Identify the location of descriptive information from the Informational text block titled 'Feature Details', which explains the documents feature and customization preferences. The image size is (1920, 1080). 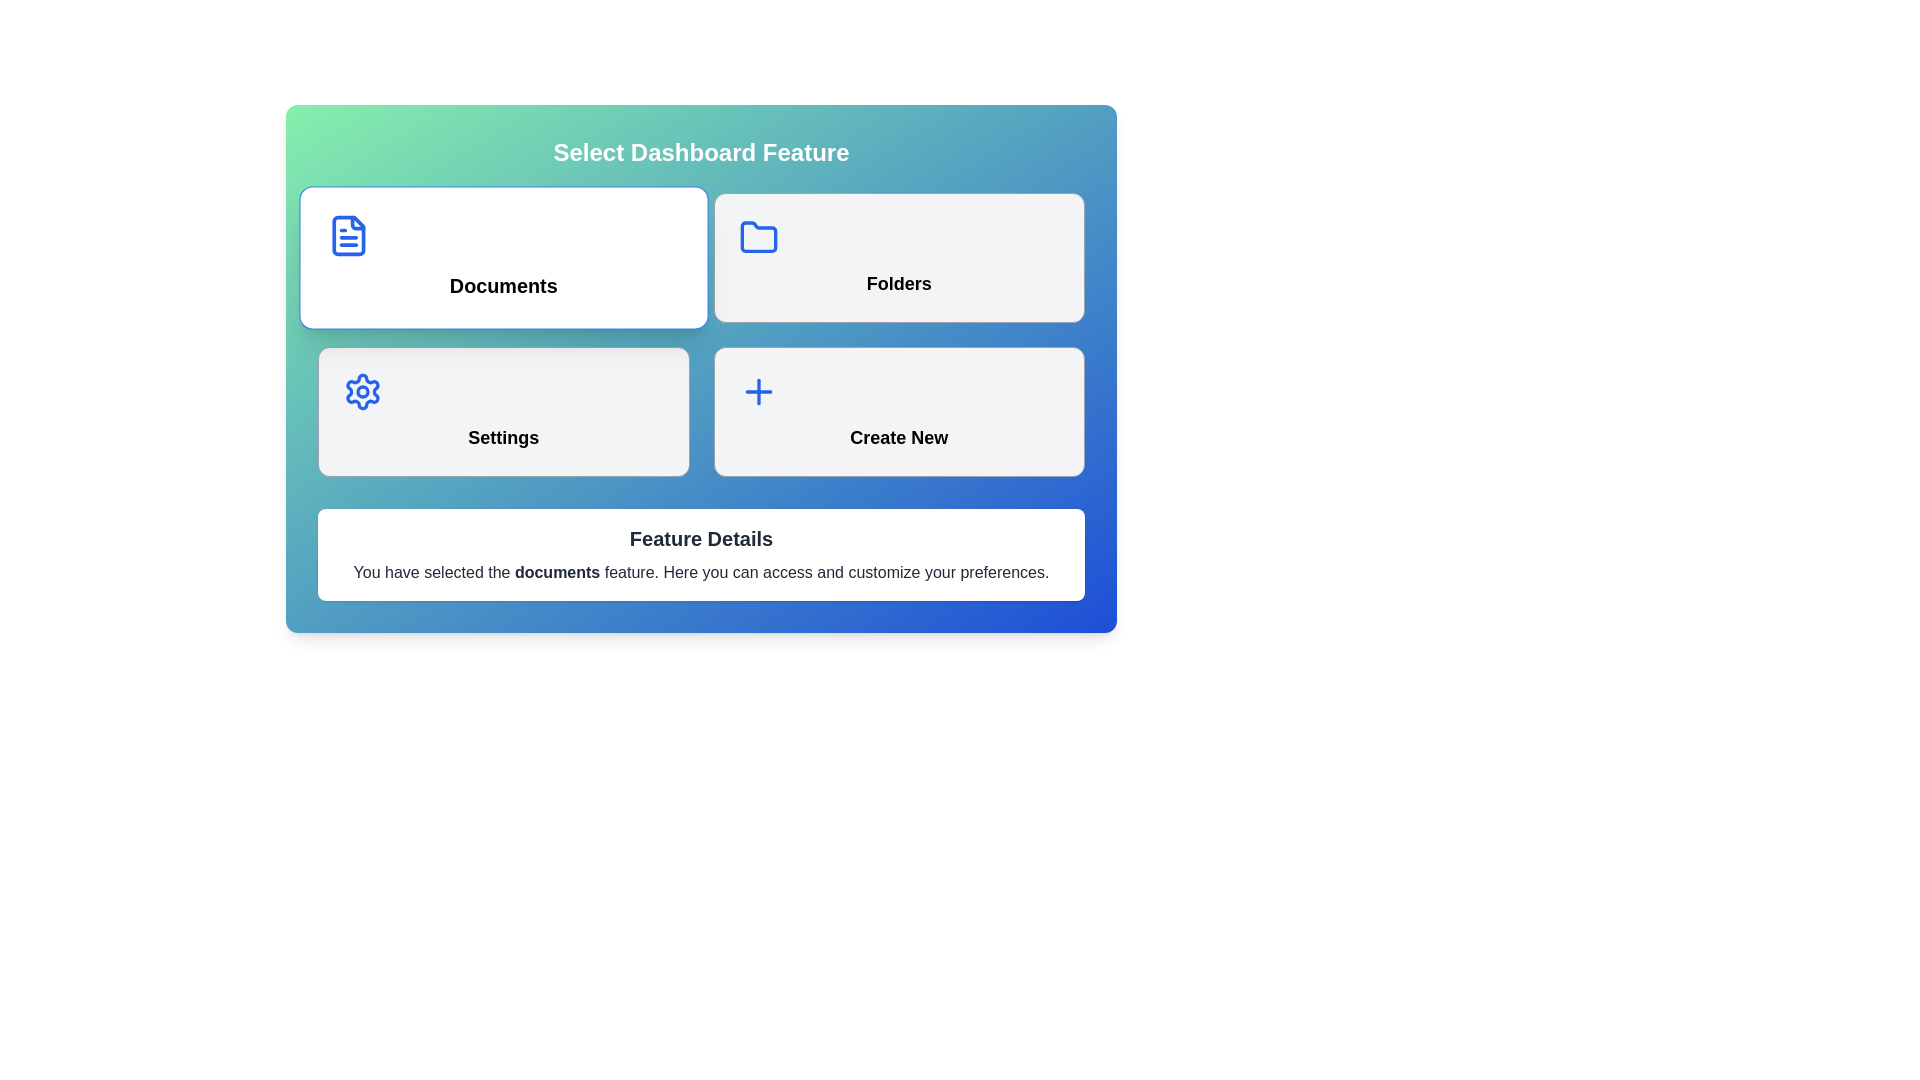
(701, 555).